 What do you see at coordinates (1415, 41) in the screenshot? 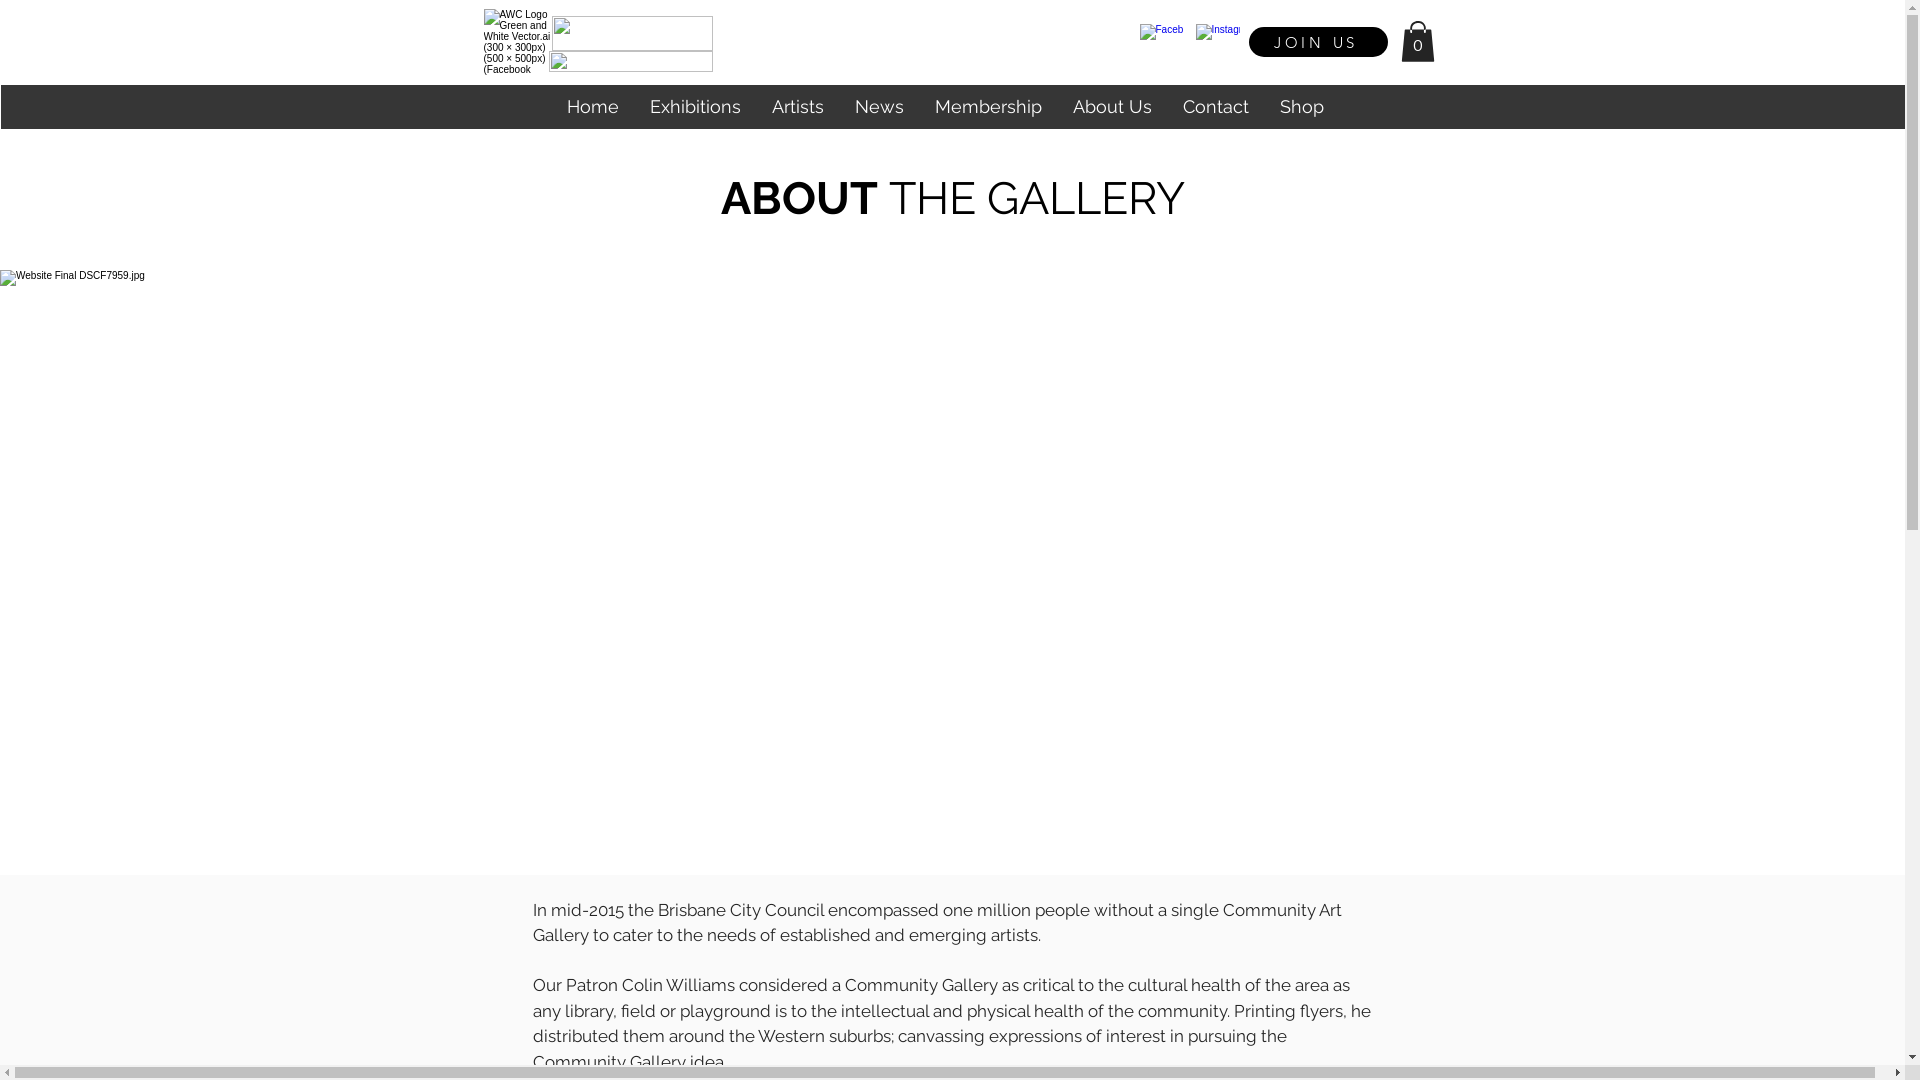
I see `'0'` at bounding box center [1415, 41].